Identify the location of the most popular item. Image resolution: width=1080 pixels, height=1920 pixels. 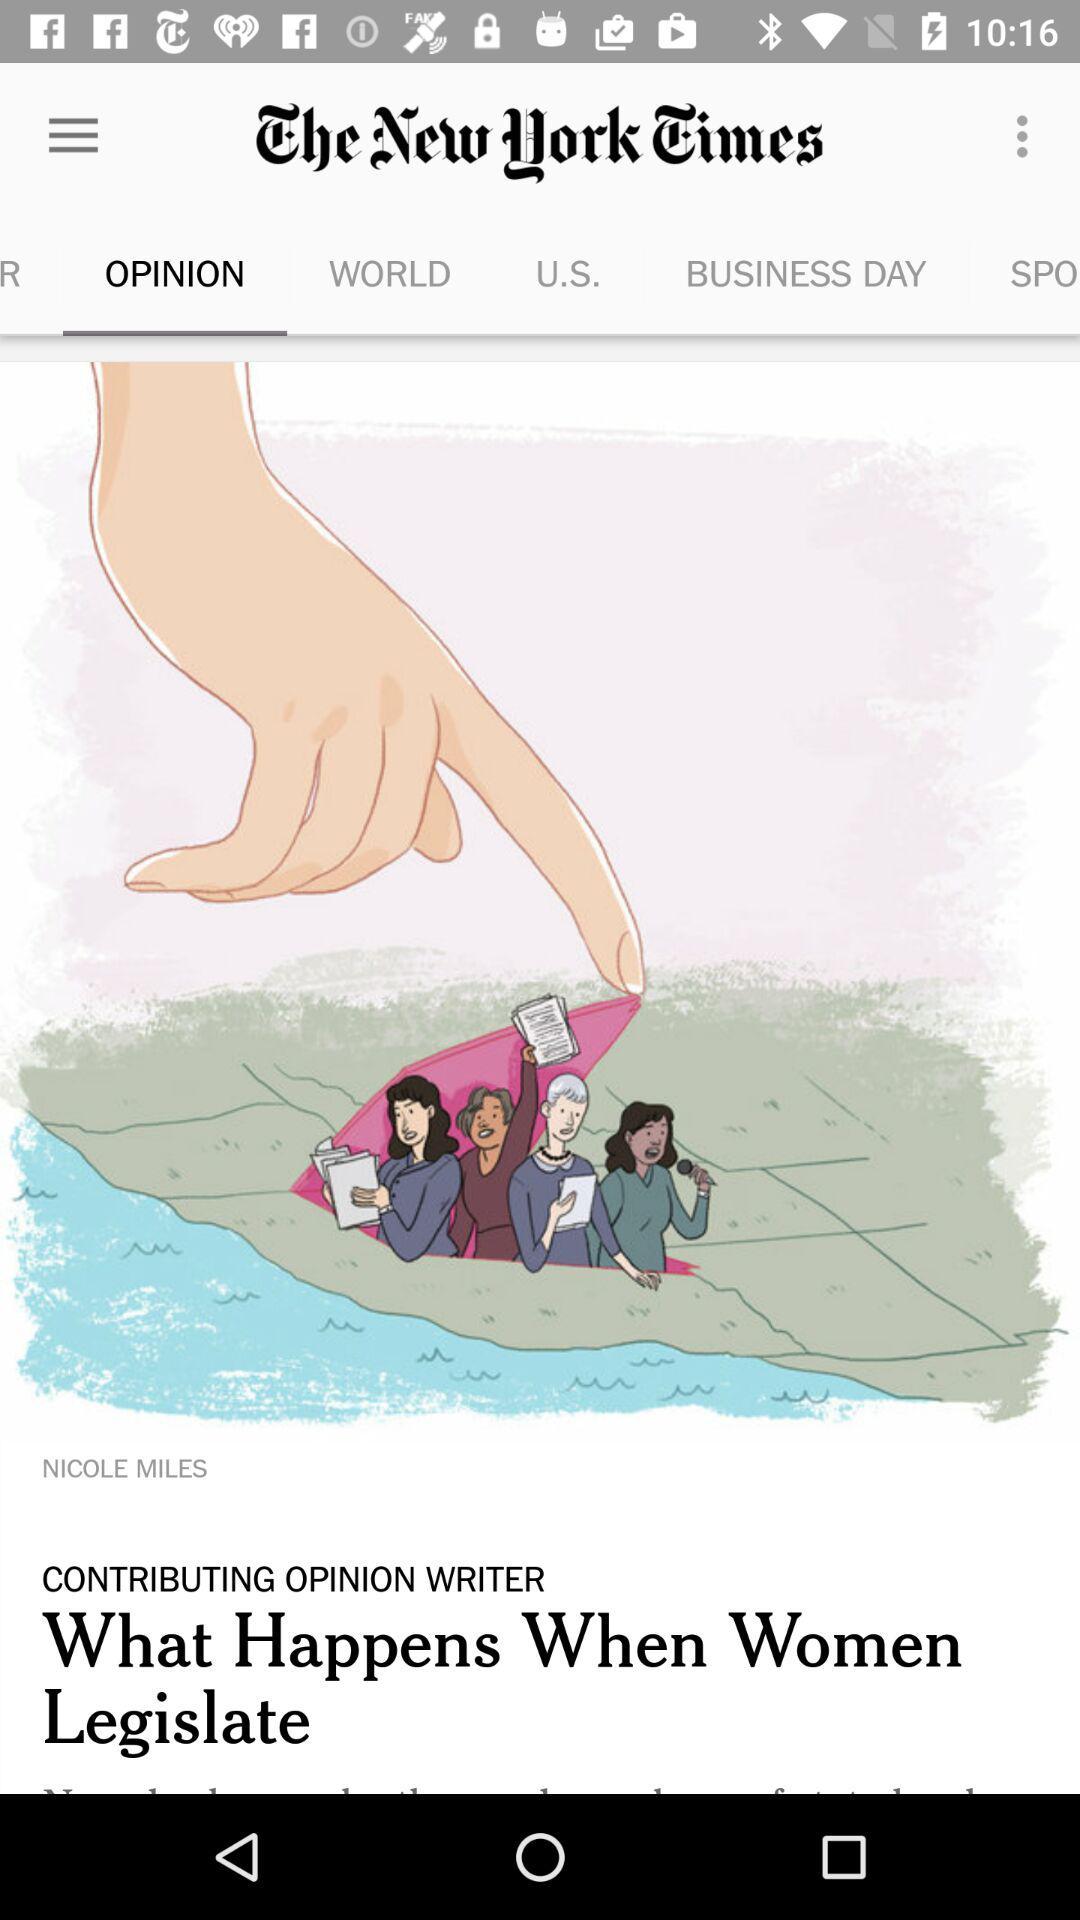
(31, 272).